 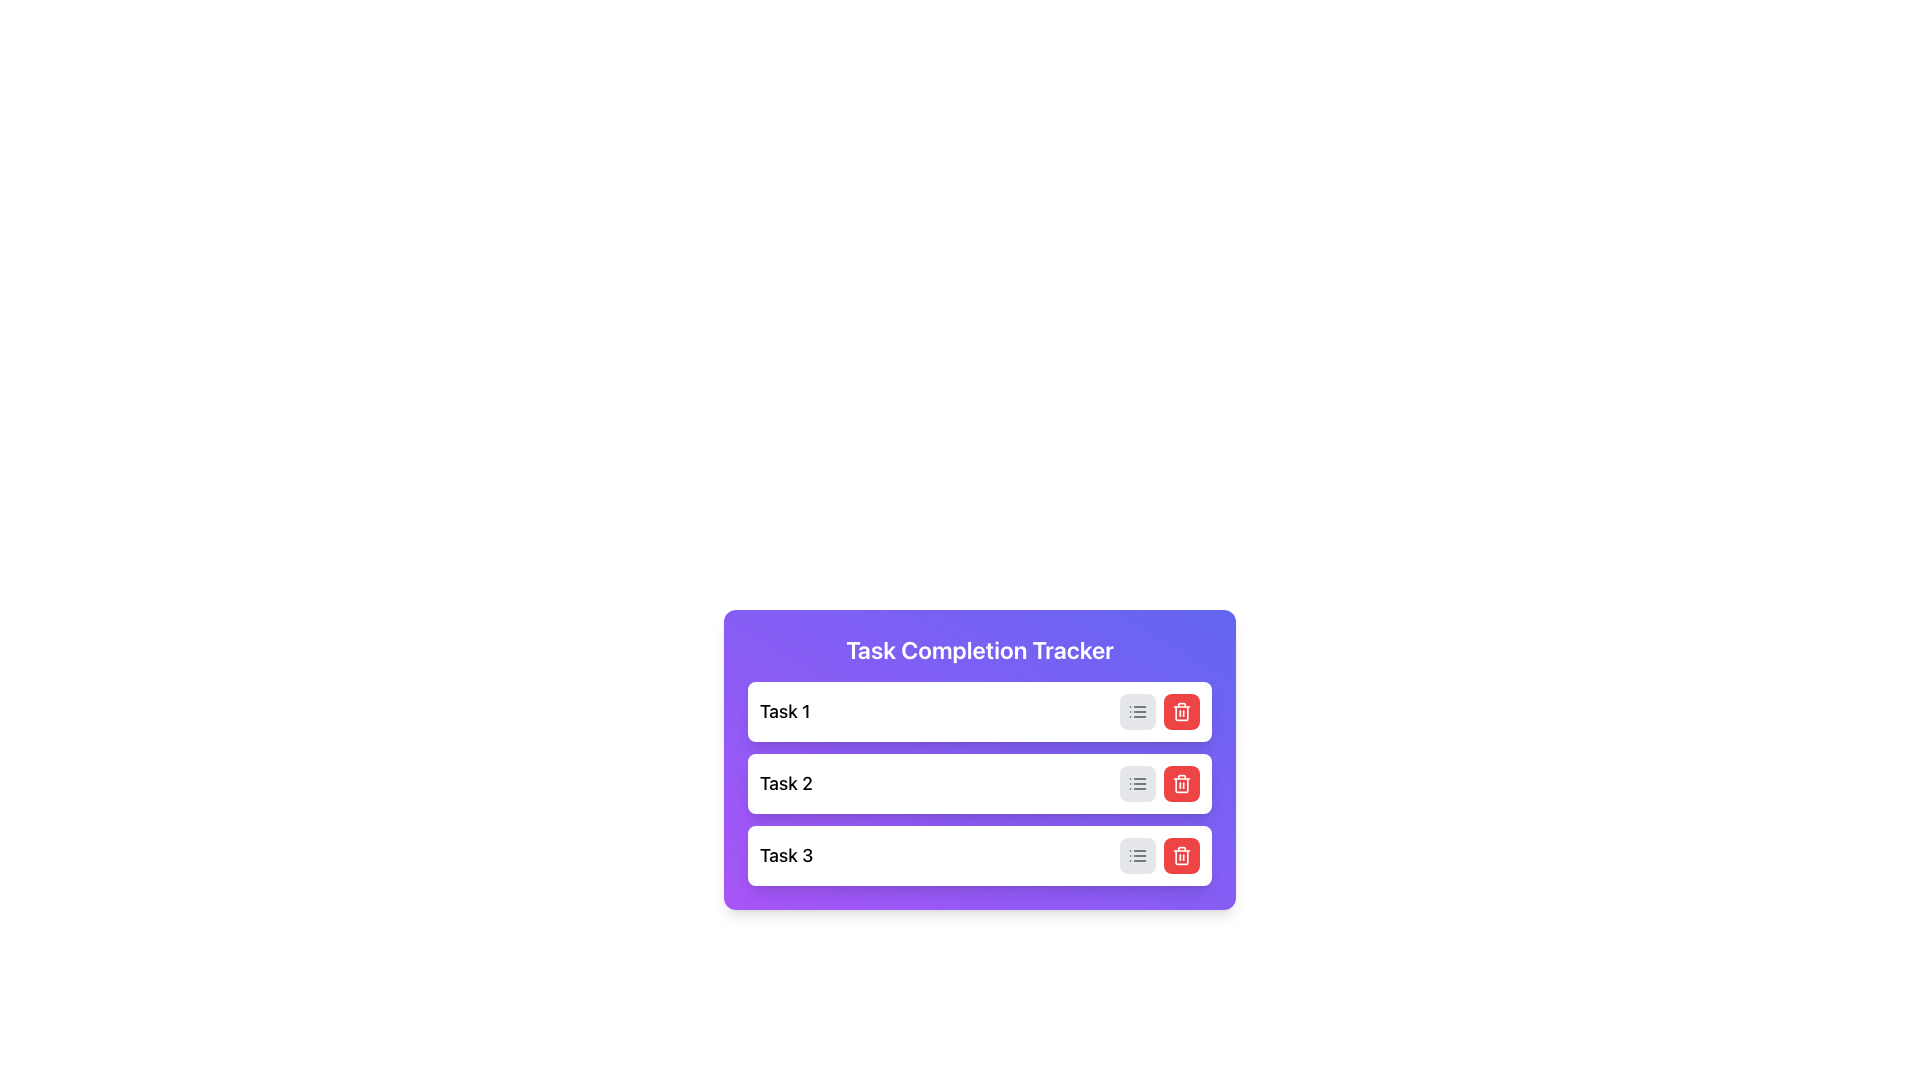 I want to click on the interactive button with a light gray background and three stacked horizontal lines icon, located to the left of the delete button in the second row representing 'Task 2', so click(x=1137, y=782).